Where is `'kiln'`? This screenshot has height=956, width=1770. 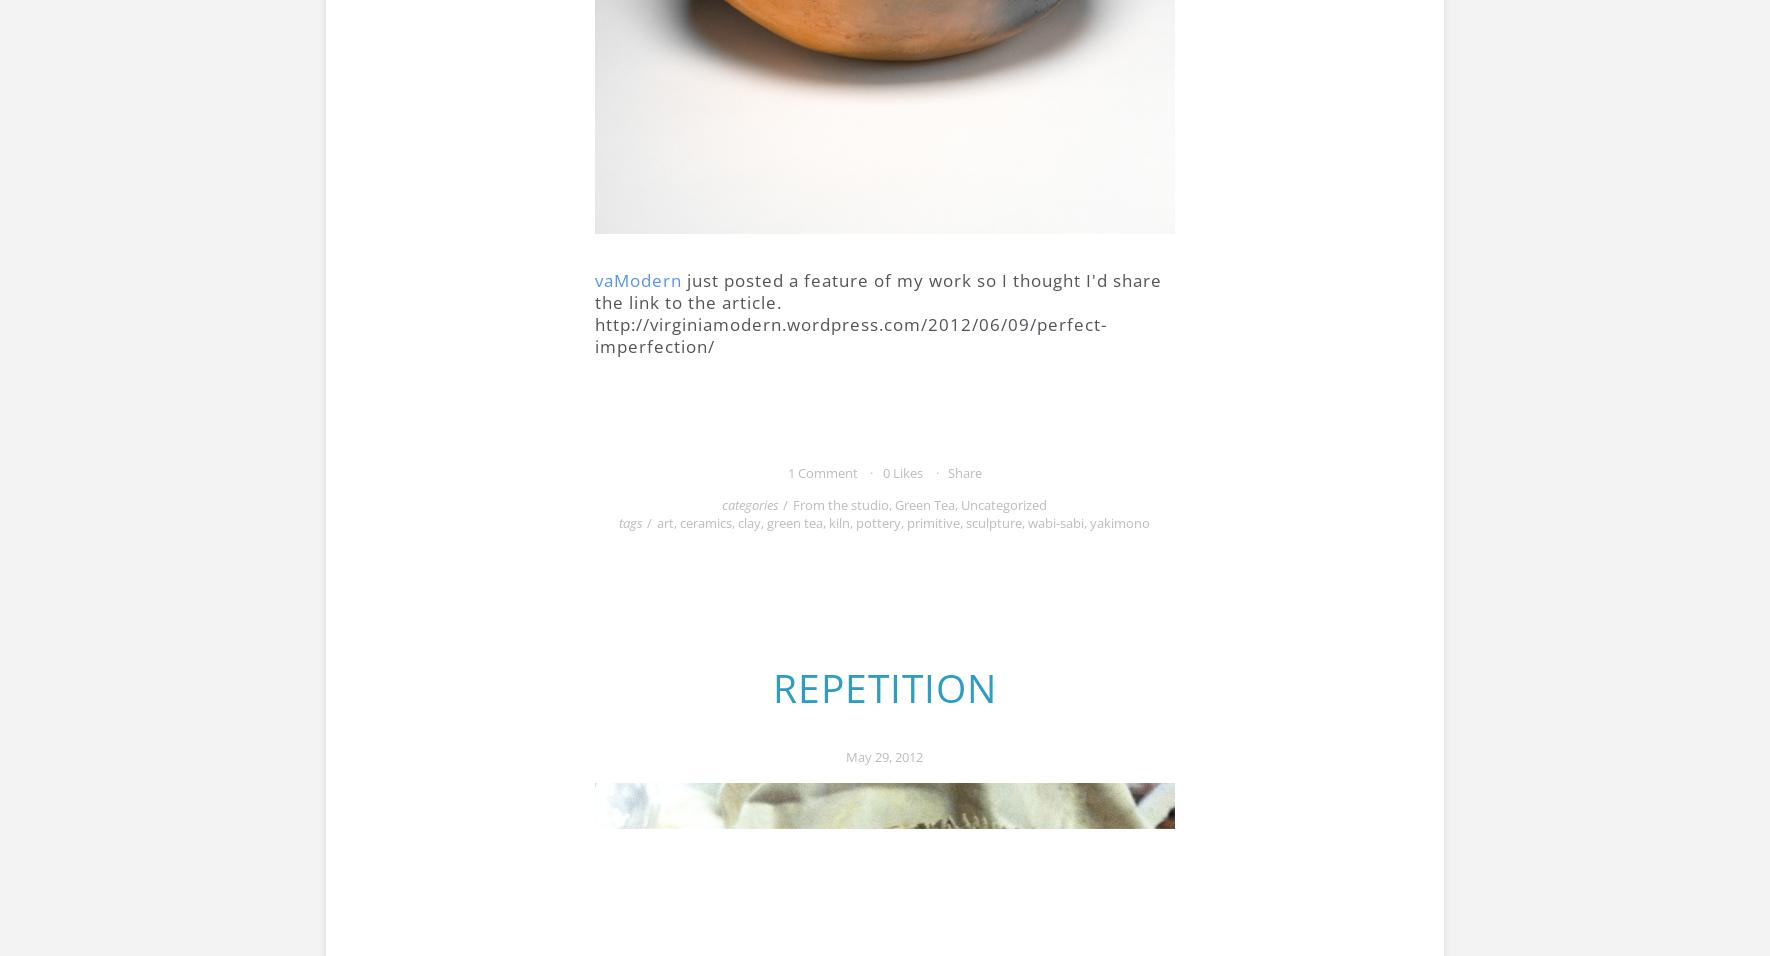 'kiln' is located at coordinates (839, 520).